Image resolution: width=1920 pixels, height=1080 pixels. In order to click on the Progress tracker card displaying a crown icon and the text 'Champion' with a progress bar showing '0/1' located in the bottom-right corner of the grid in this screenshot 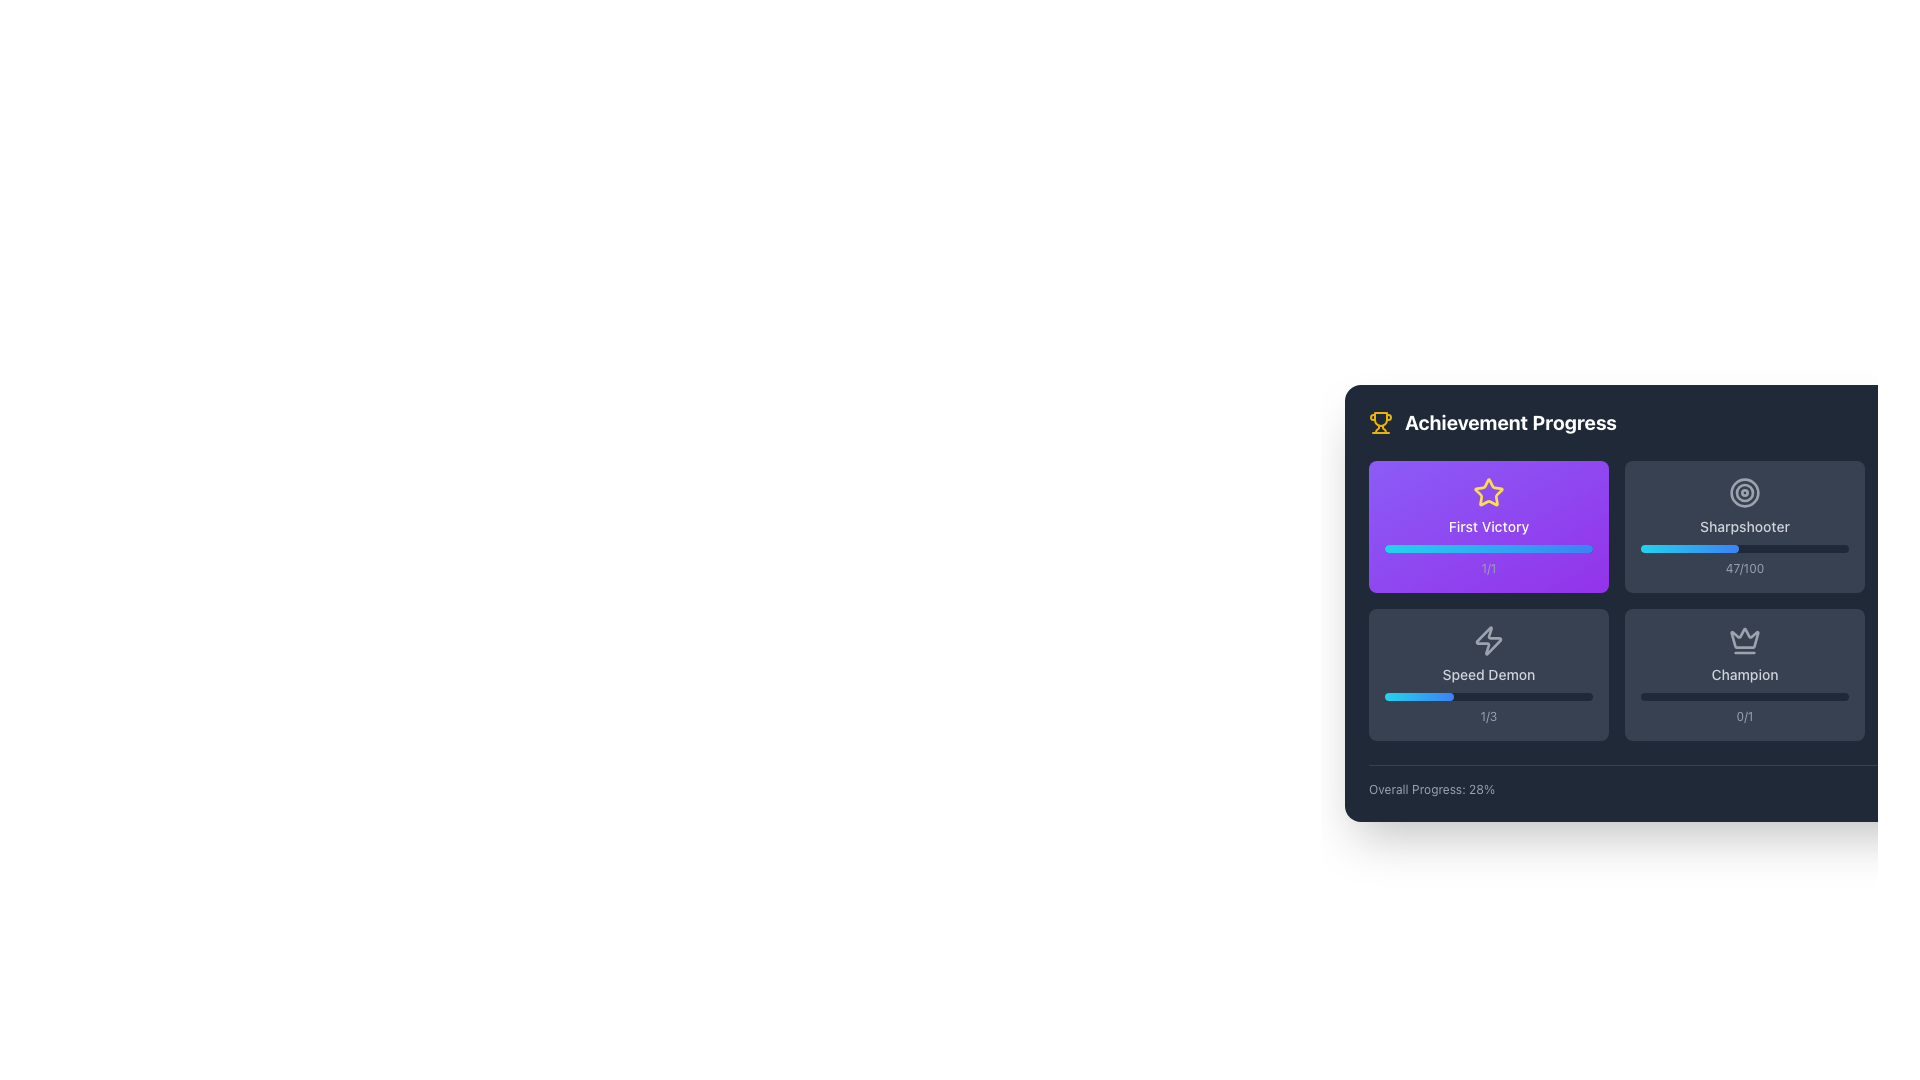, I will do `click(1744, 675)`.